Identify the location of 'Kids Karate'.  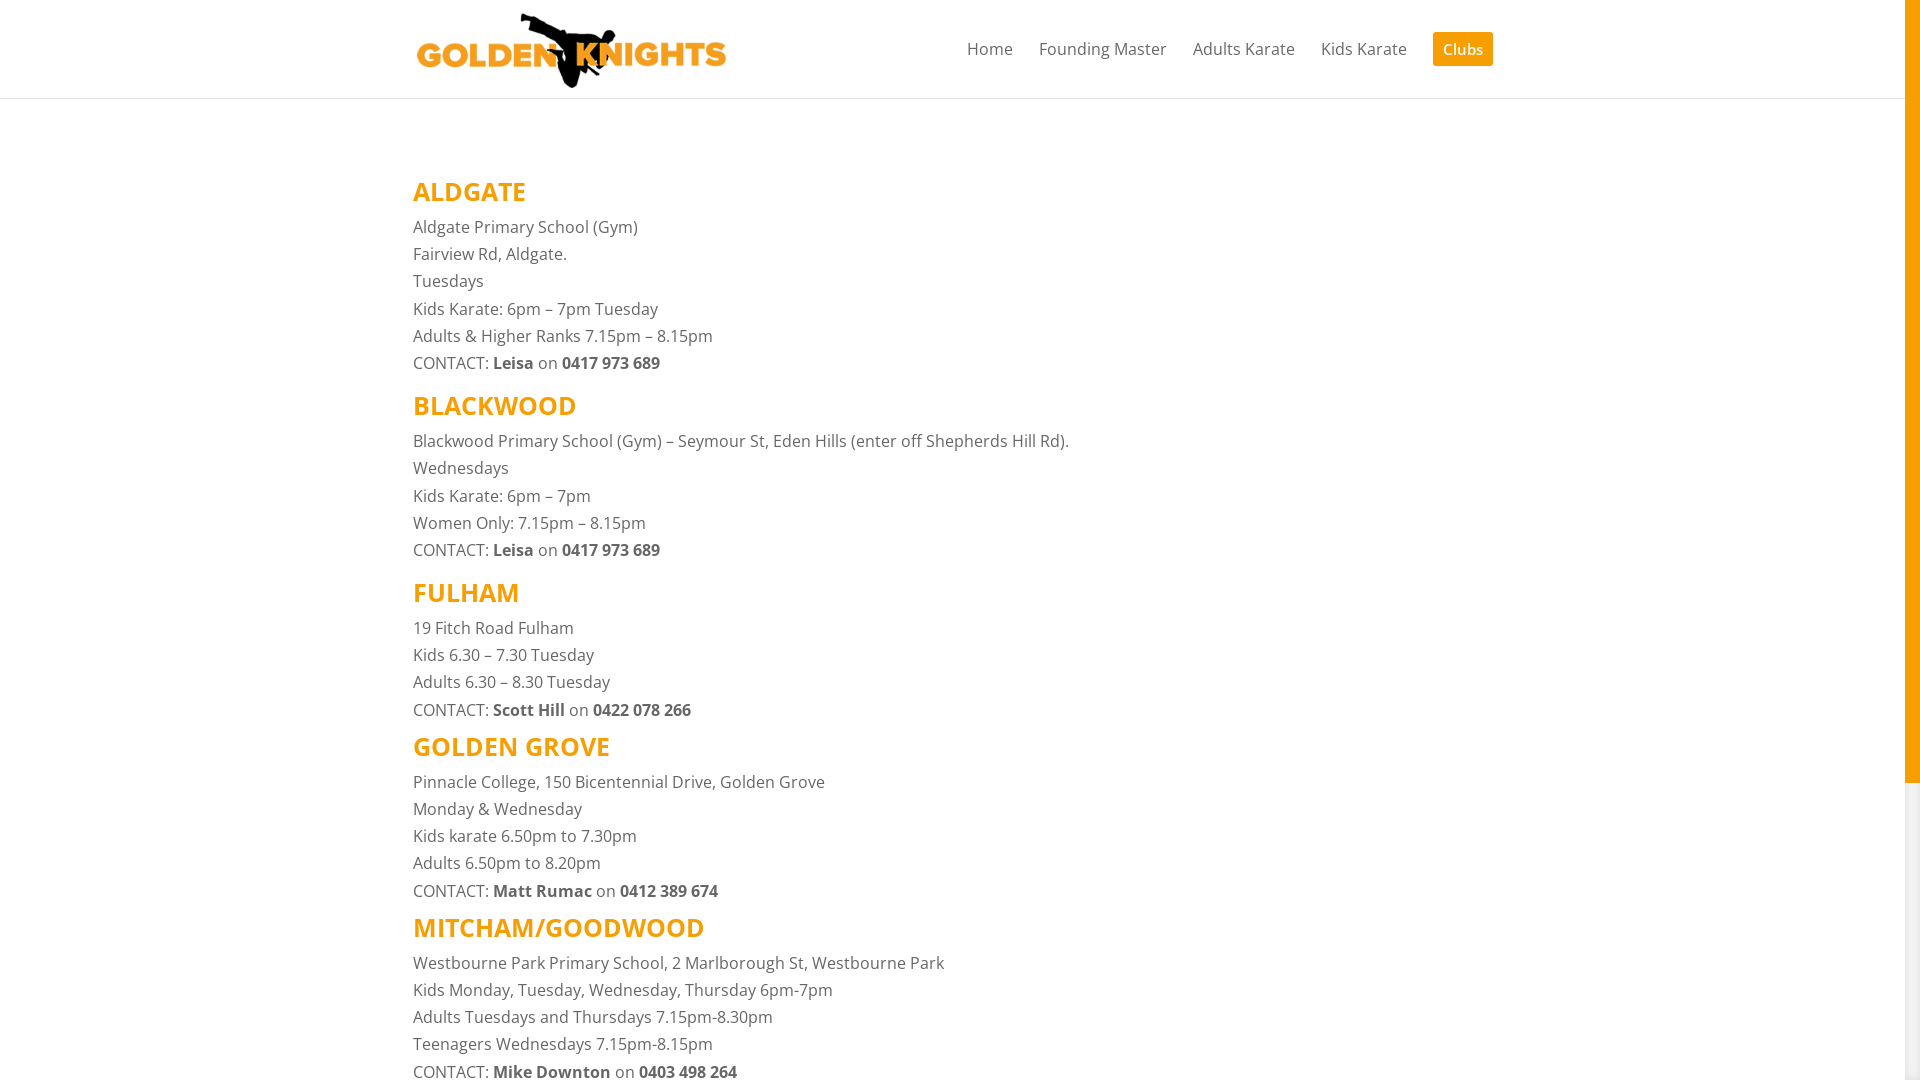
(1320, 68).